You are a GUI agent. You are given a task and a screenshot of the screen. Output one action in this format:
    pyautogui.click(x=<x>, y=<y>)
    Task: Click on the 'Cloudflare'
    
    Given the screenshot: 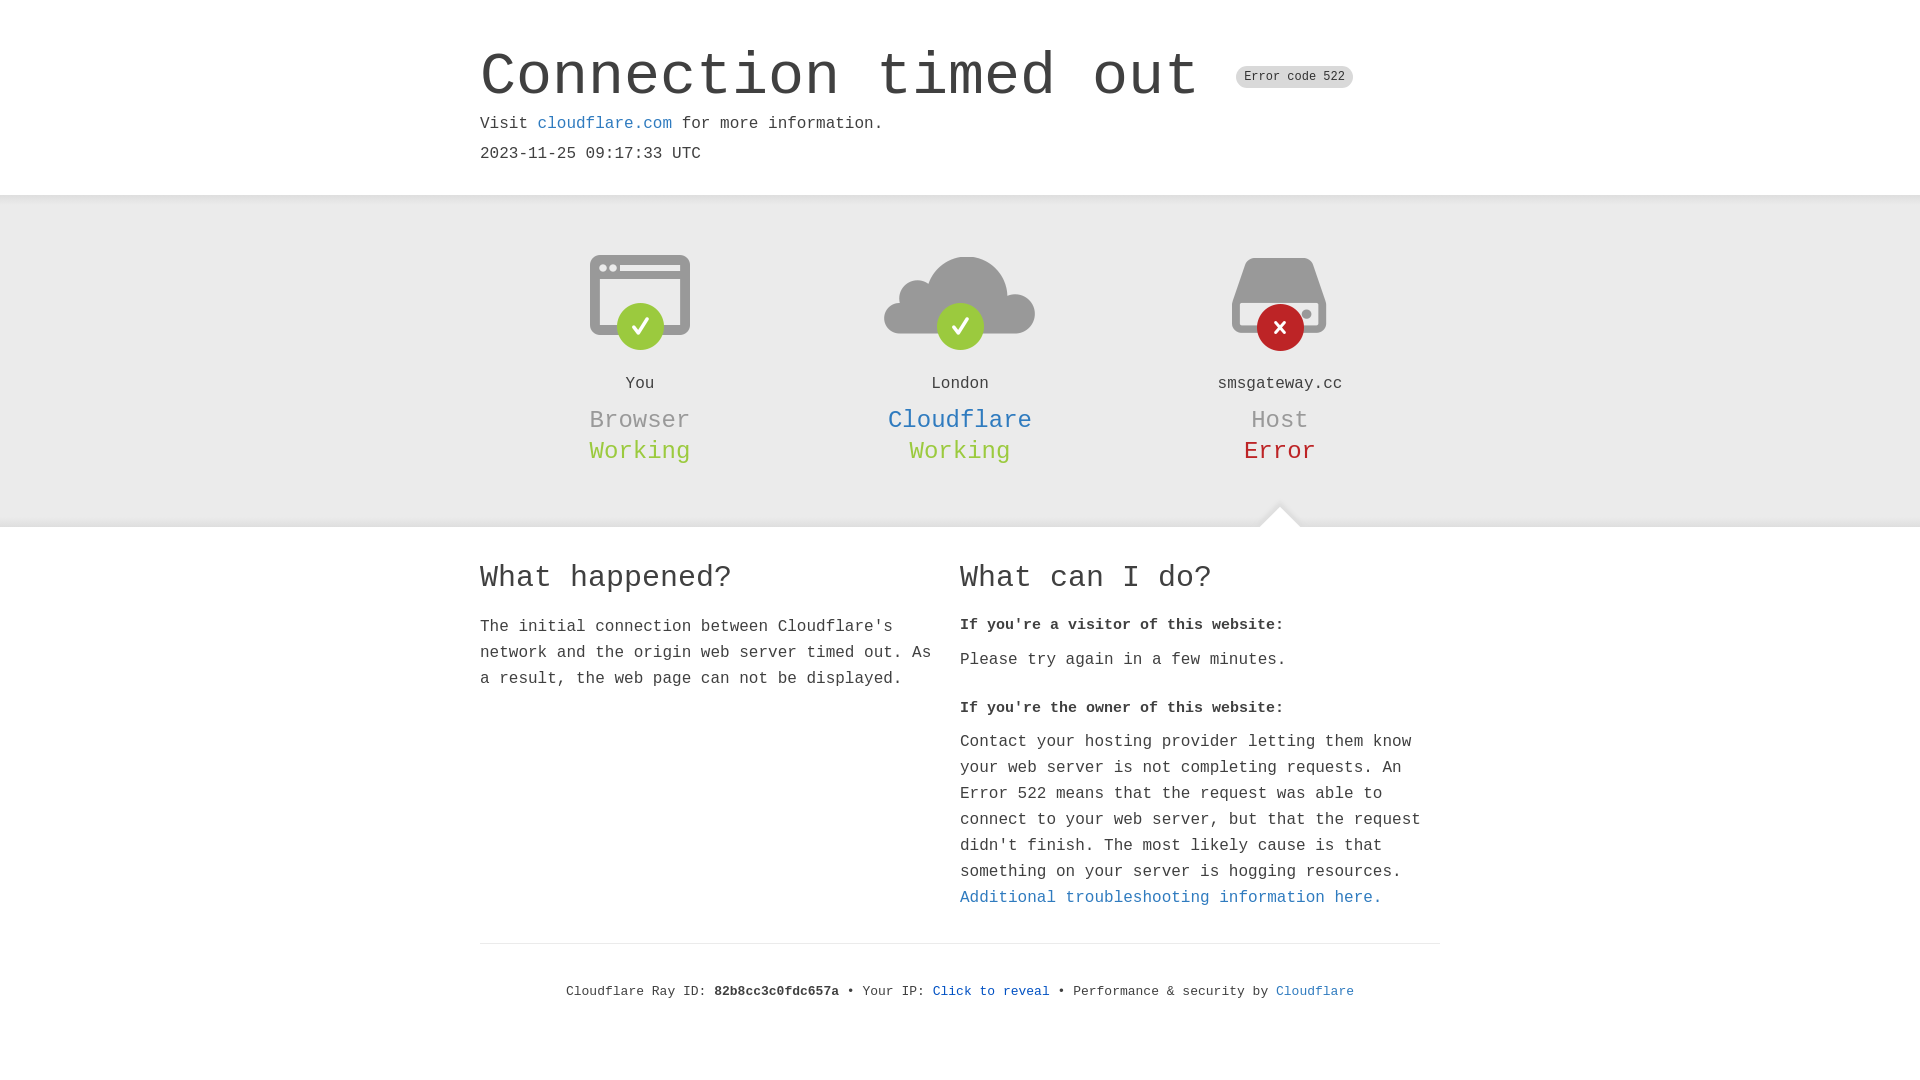 What is the action you would take?
    pyautogui.click(x=1315, y=991)
    